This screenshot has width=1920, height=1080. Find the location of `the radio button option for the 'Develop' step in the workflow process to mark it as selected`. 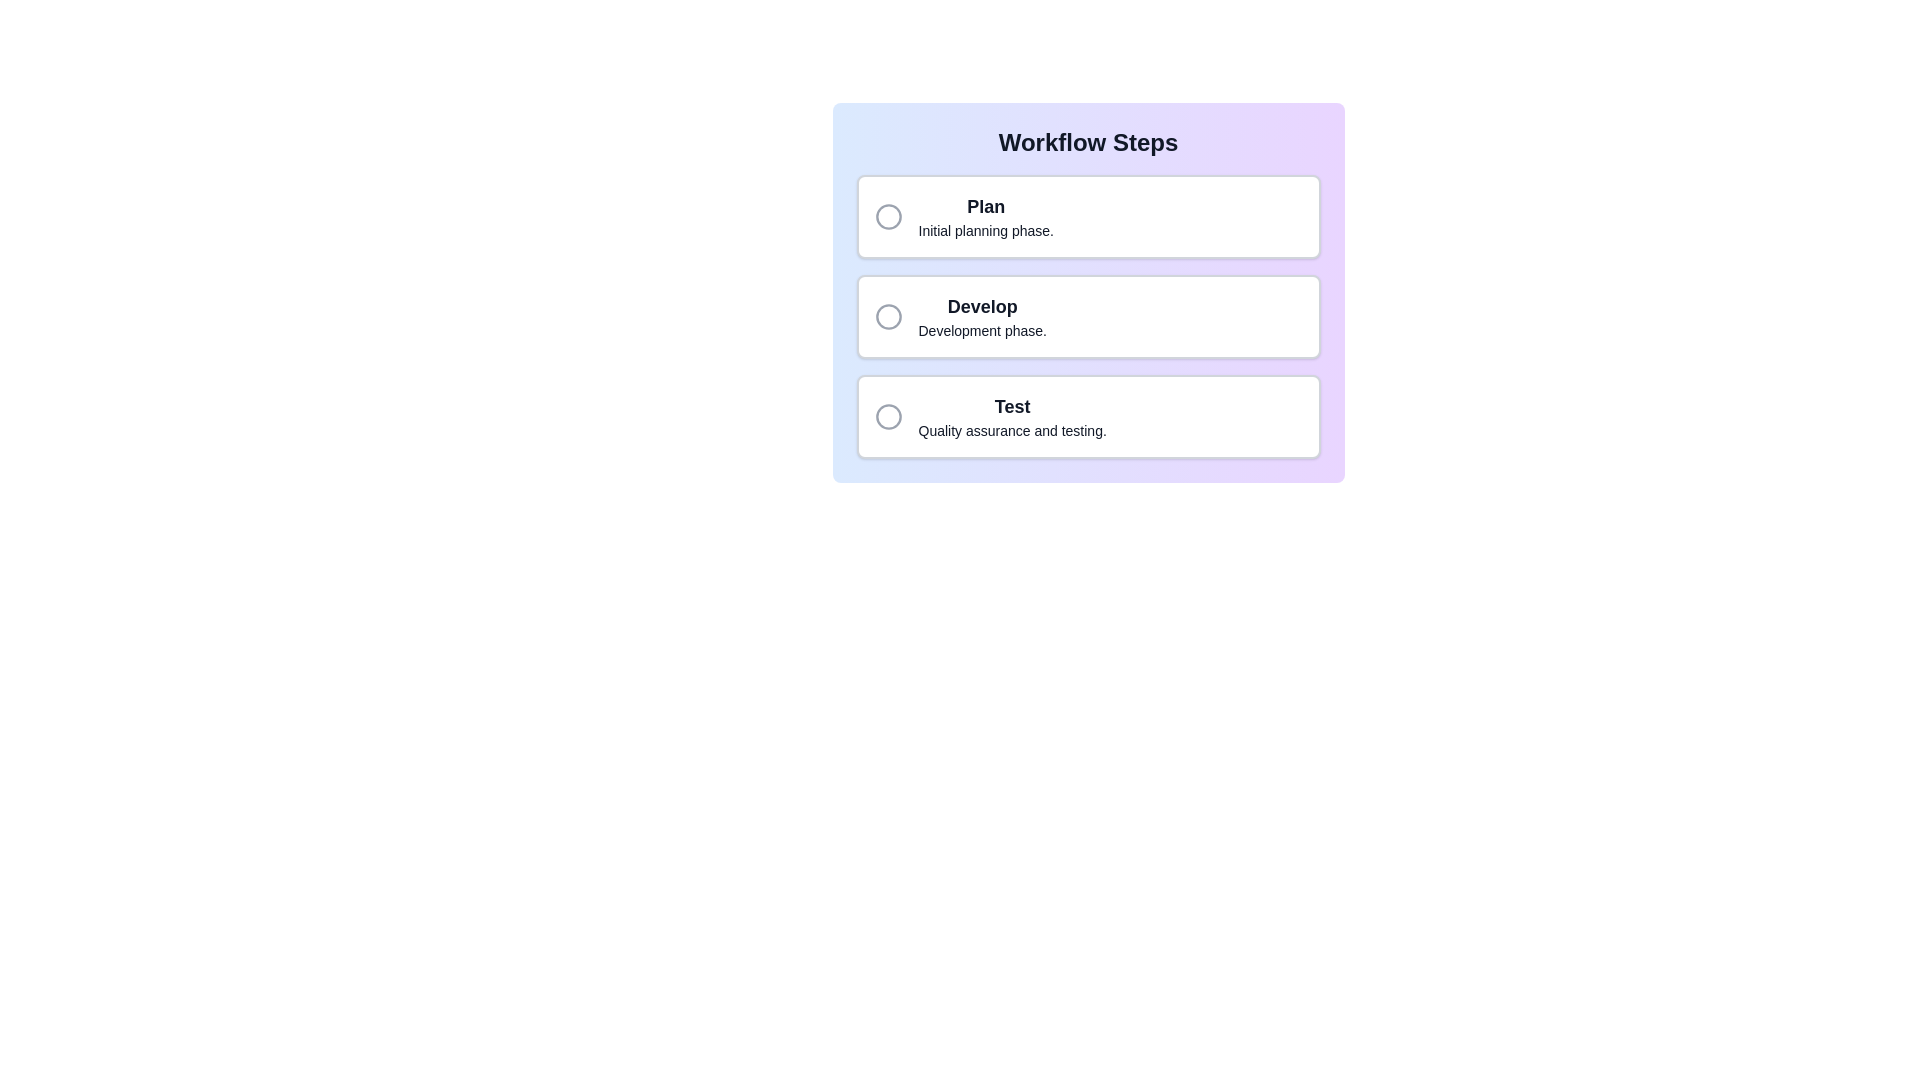

the radio button option for the 'Develop' step in the workflow process to mark it as selected is located at coordinates (1087, 315).